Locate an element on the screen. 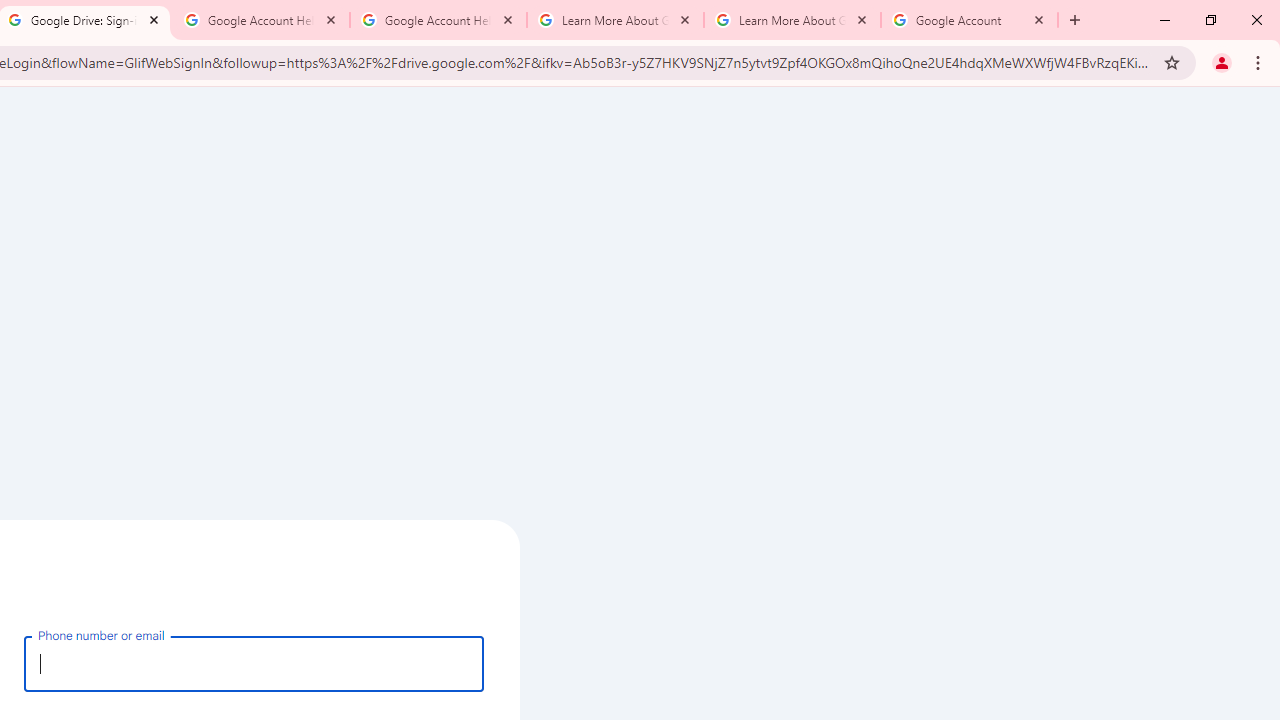 Image resolution: width=1280 pixels, height=720 pixels. 'Google Account' is located at coordinates (969, 20).